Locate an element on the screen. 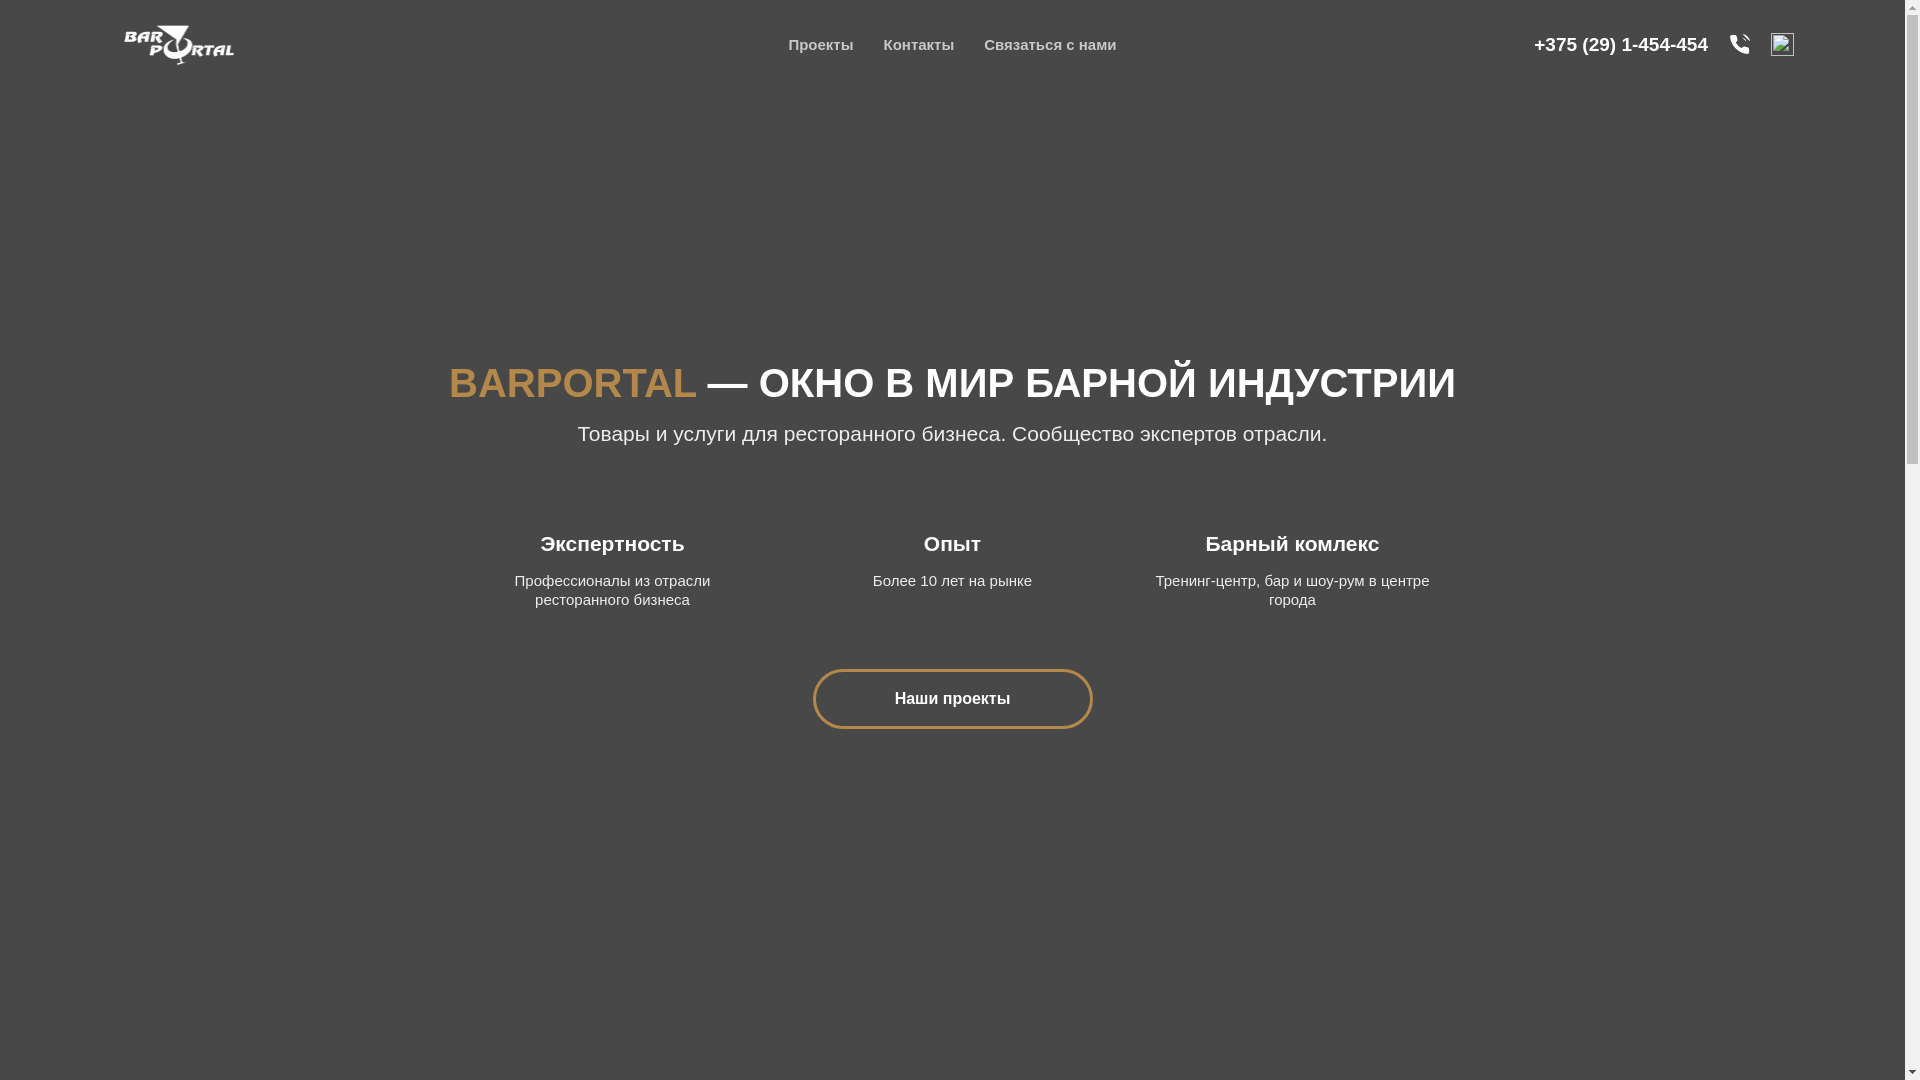  '+375 (29) 1-454-454' is located at coordinates (1522, 43).